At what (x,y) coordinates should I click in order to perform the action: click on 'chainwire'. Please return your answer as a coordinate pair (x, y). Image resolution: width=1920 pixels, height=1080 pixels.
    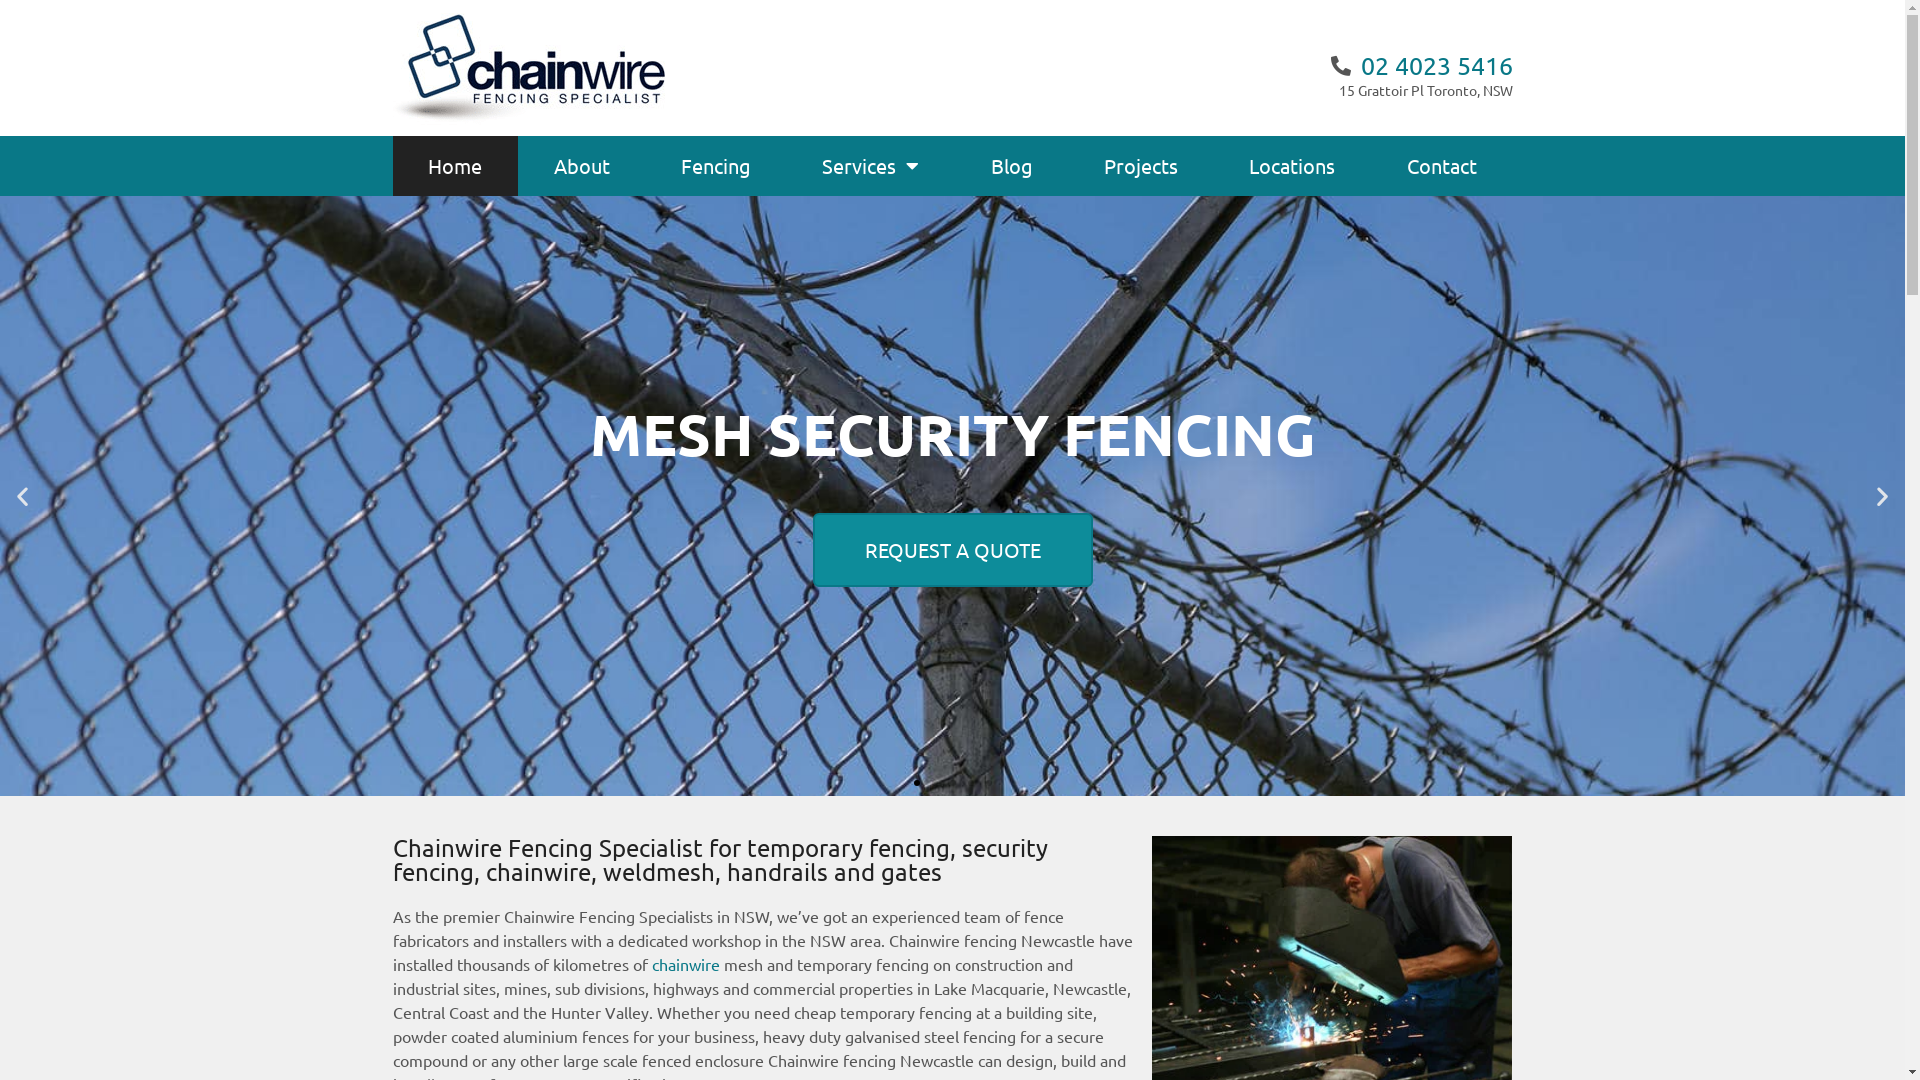
    Looking at the image, I should click on (686, 963).